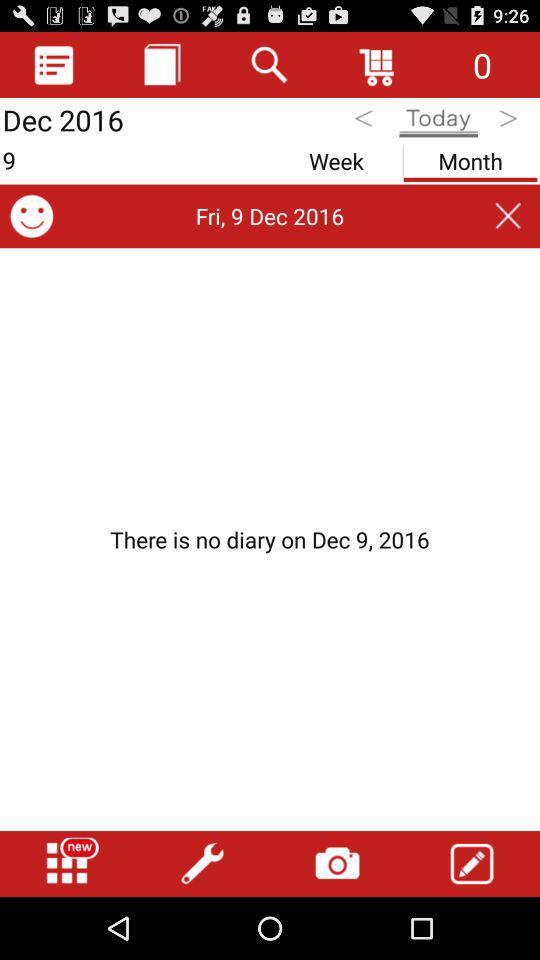 The image size is (540, 960). What do you see at coordinates (510, 121) in the screenshot?
I see `app below the 0` at bounding box center [510, 121].